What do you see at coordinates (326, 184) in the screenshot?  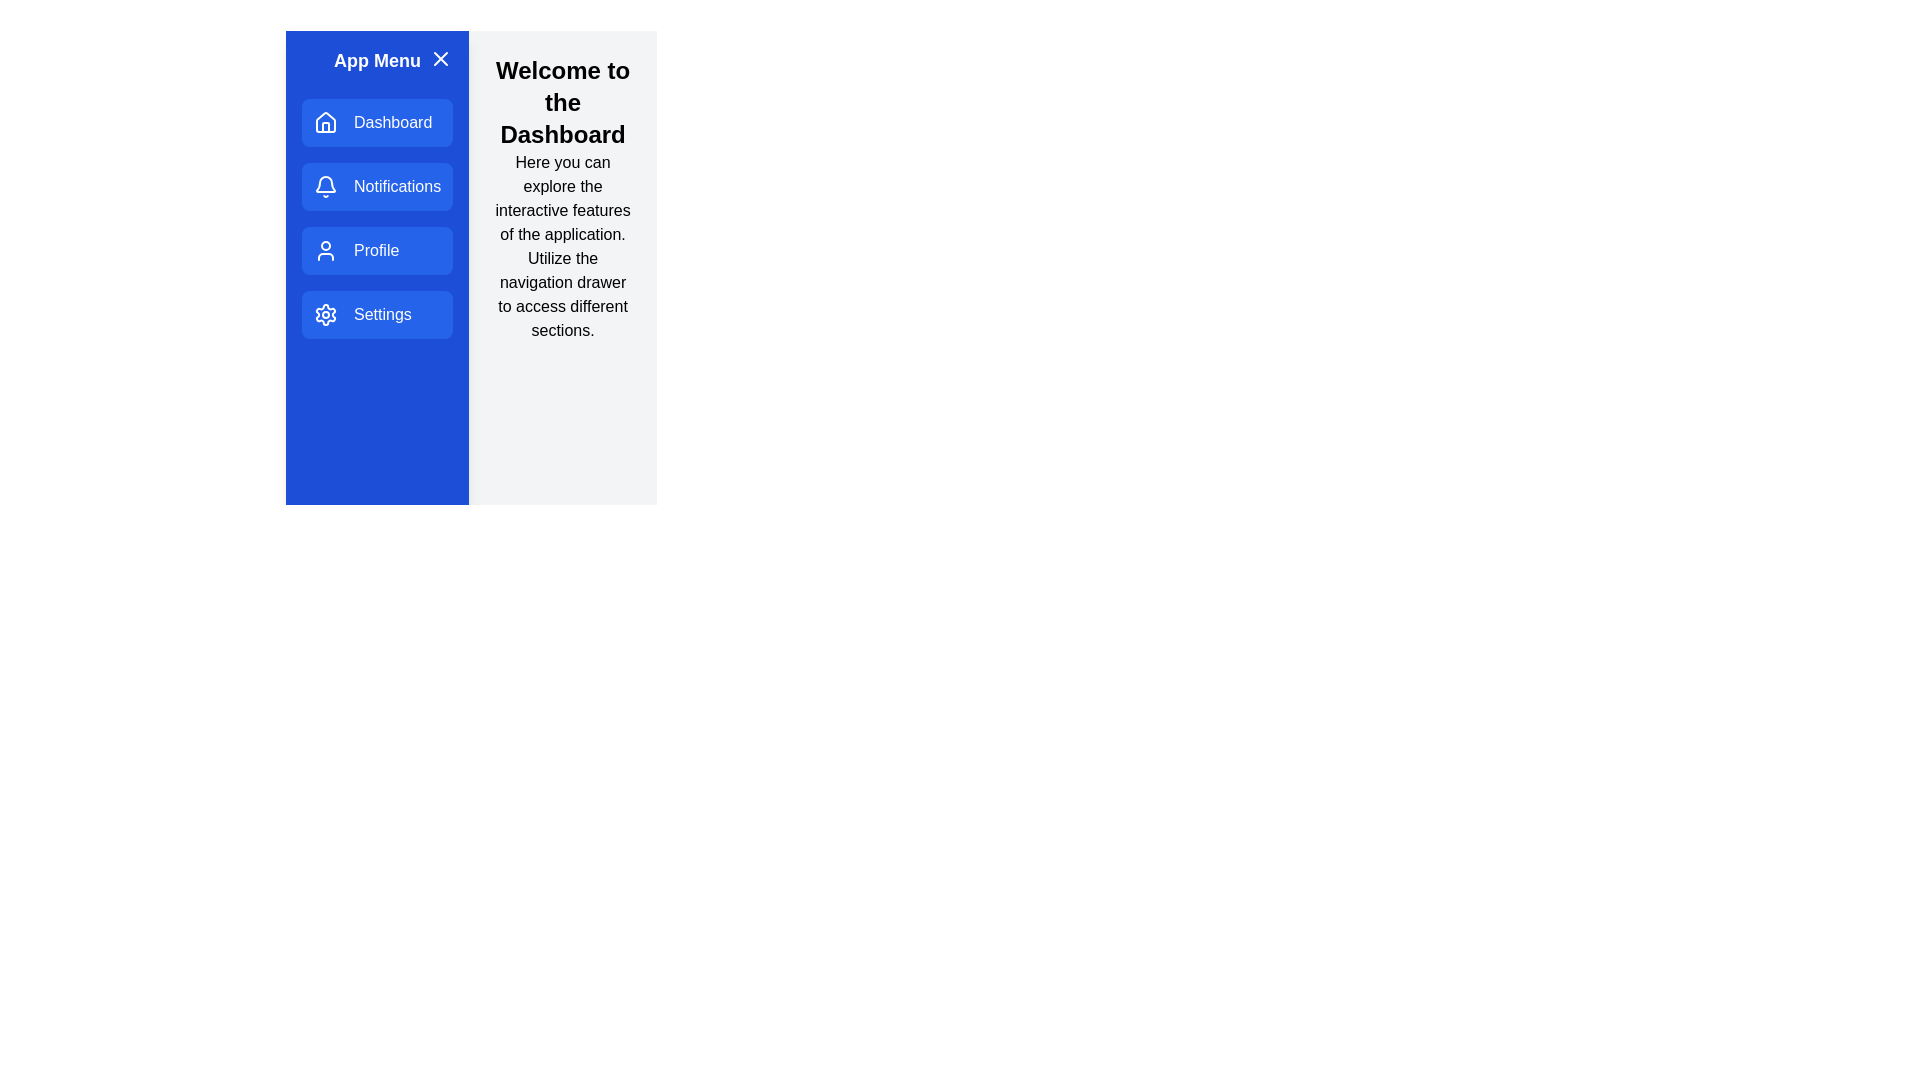 I see `the Notifications menu item icon, which serves as a visual notification symbol indicating alerts for the user` at bounding box center [326, 184].